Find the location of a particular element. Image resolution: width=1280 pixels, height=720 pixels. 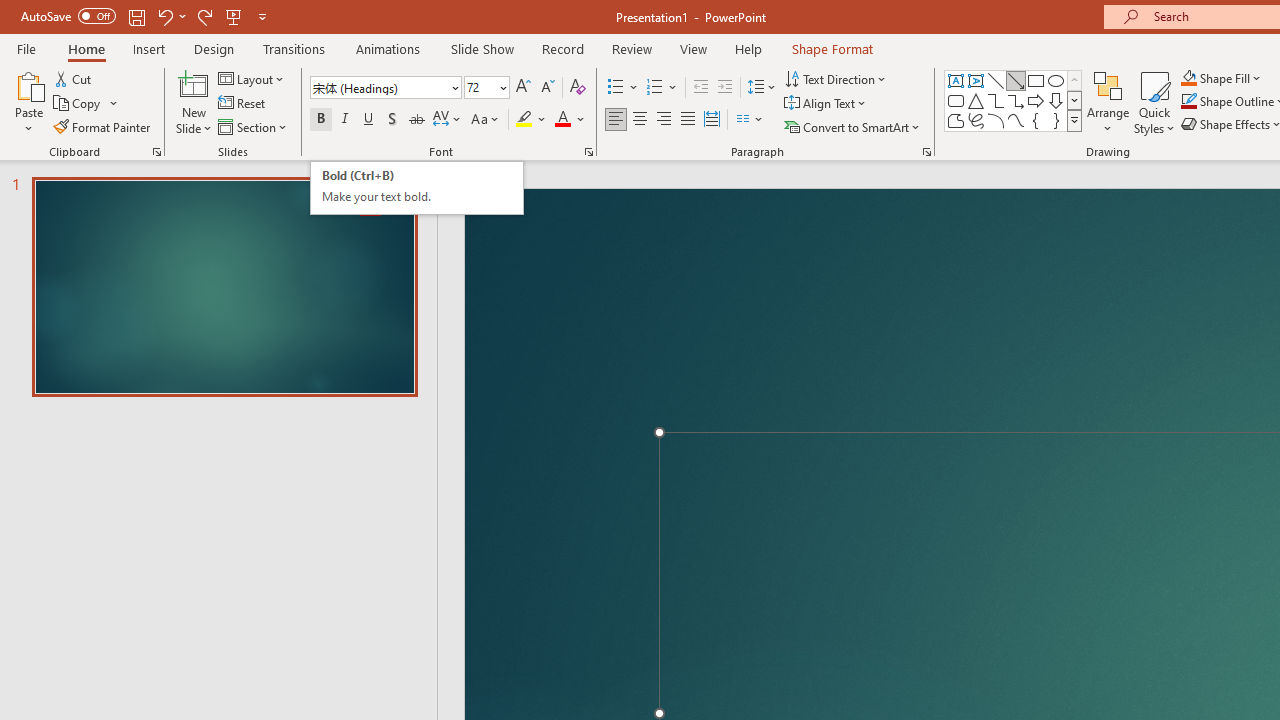

'Justify' is located at coordinates (688, 119).